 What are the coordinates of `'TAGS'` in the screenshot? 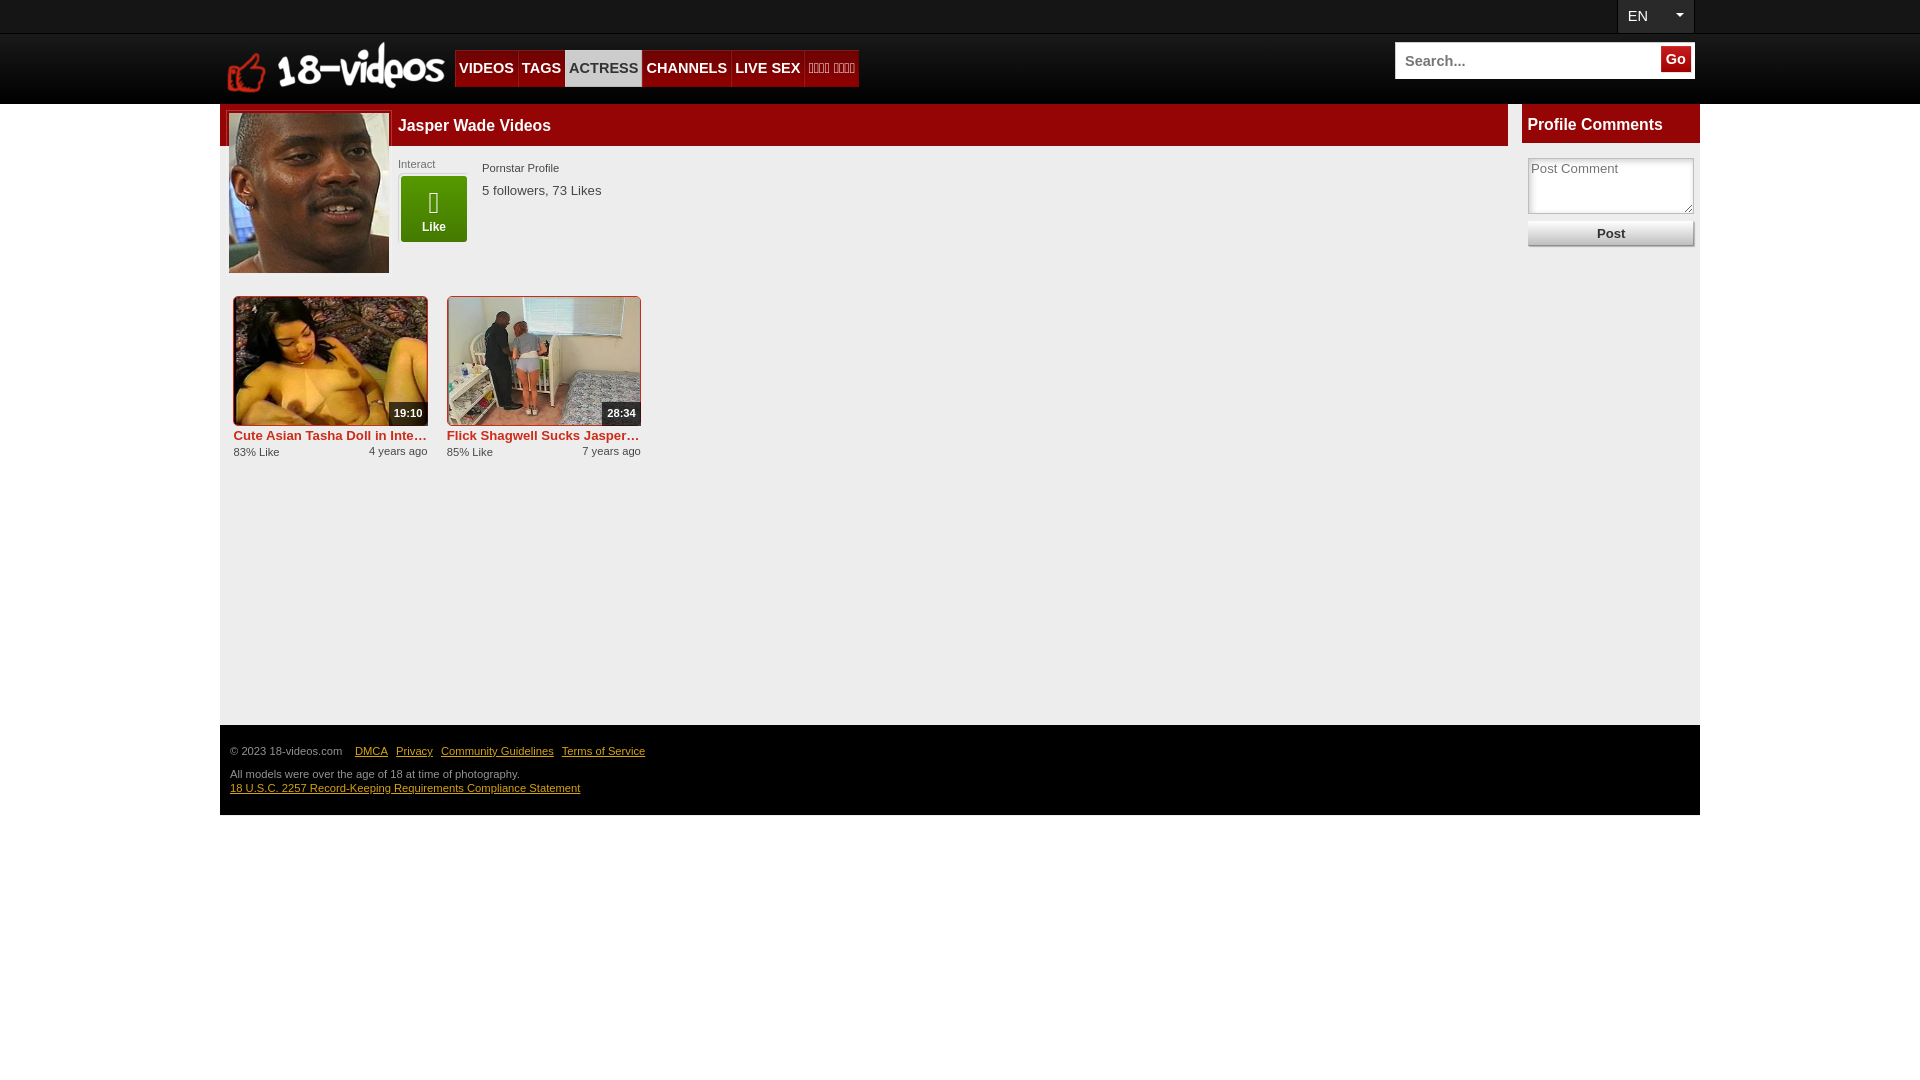 It's located at (541, 67).